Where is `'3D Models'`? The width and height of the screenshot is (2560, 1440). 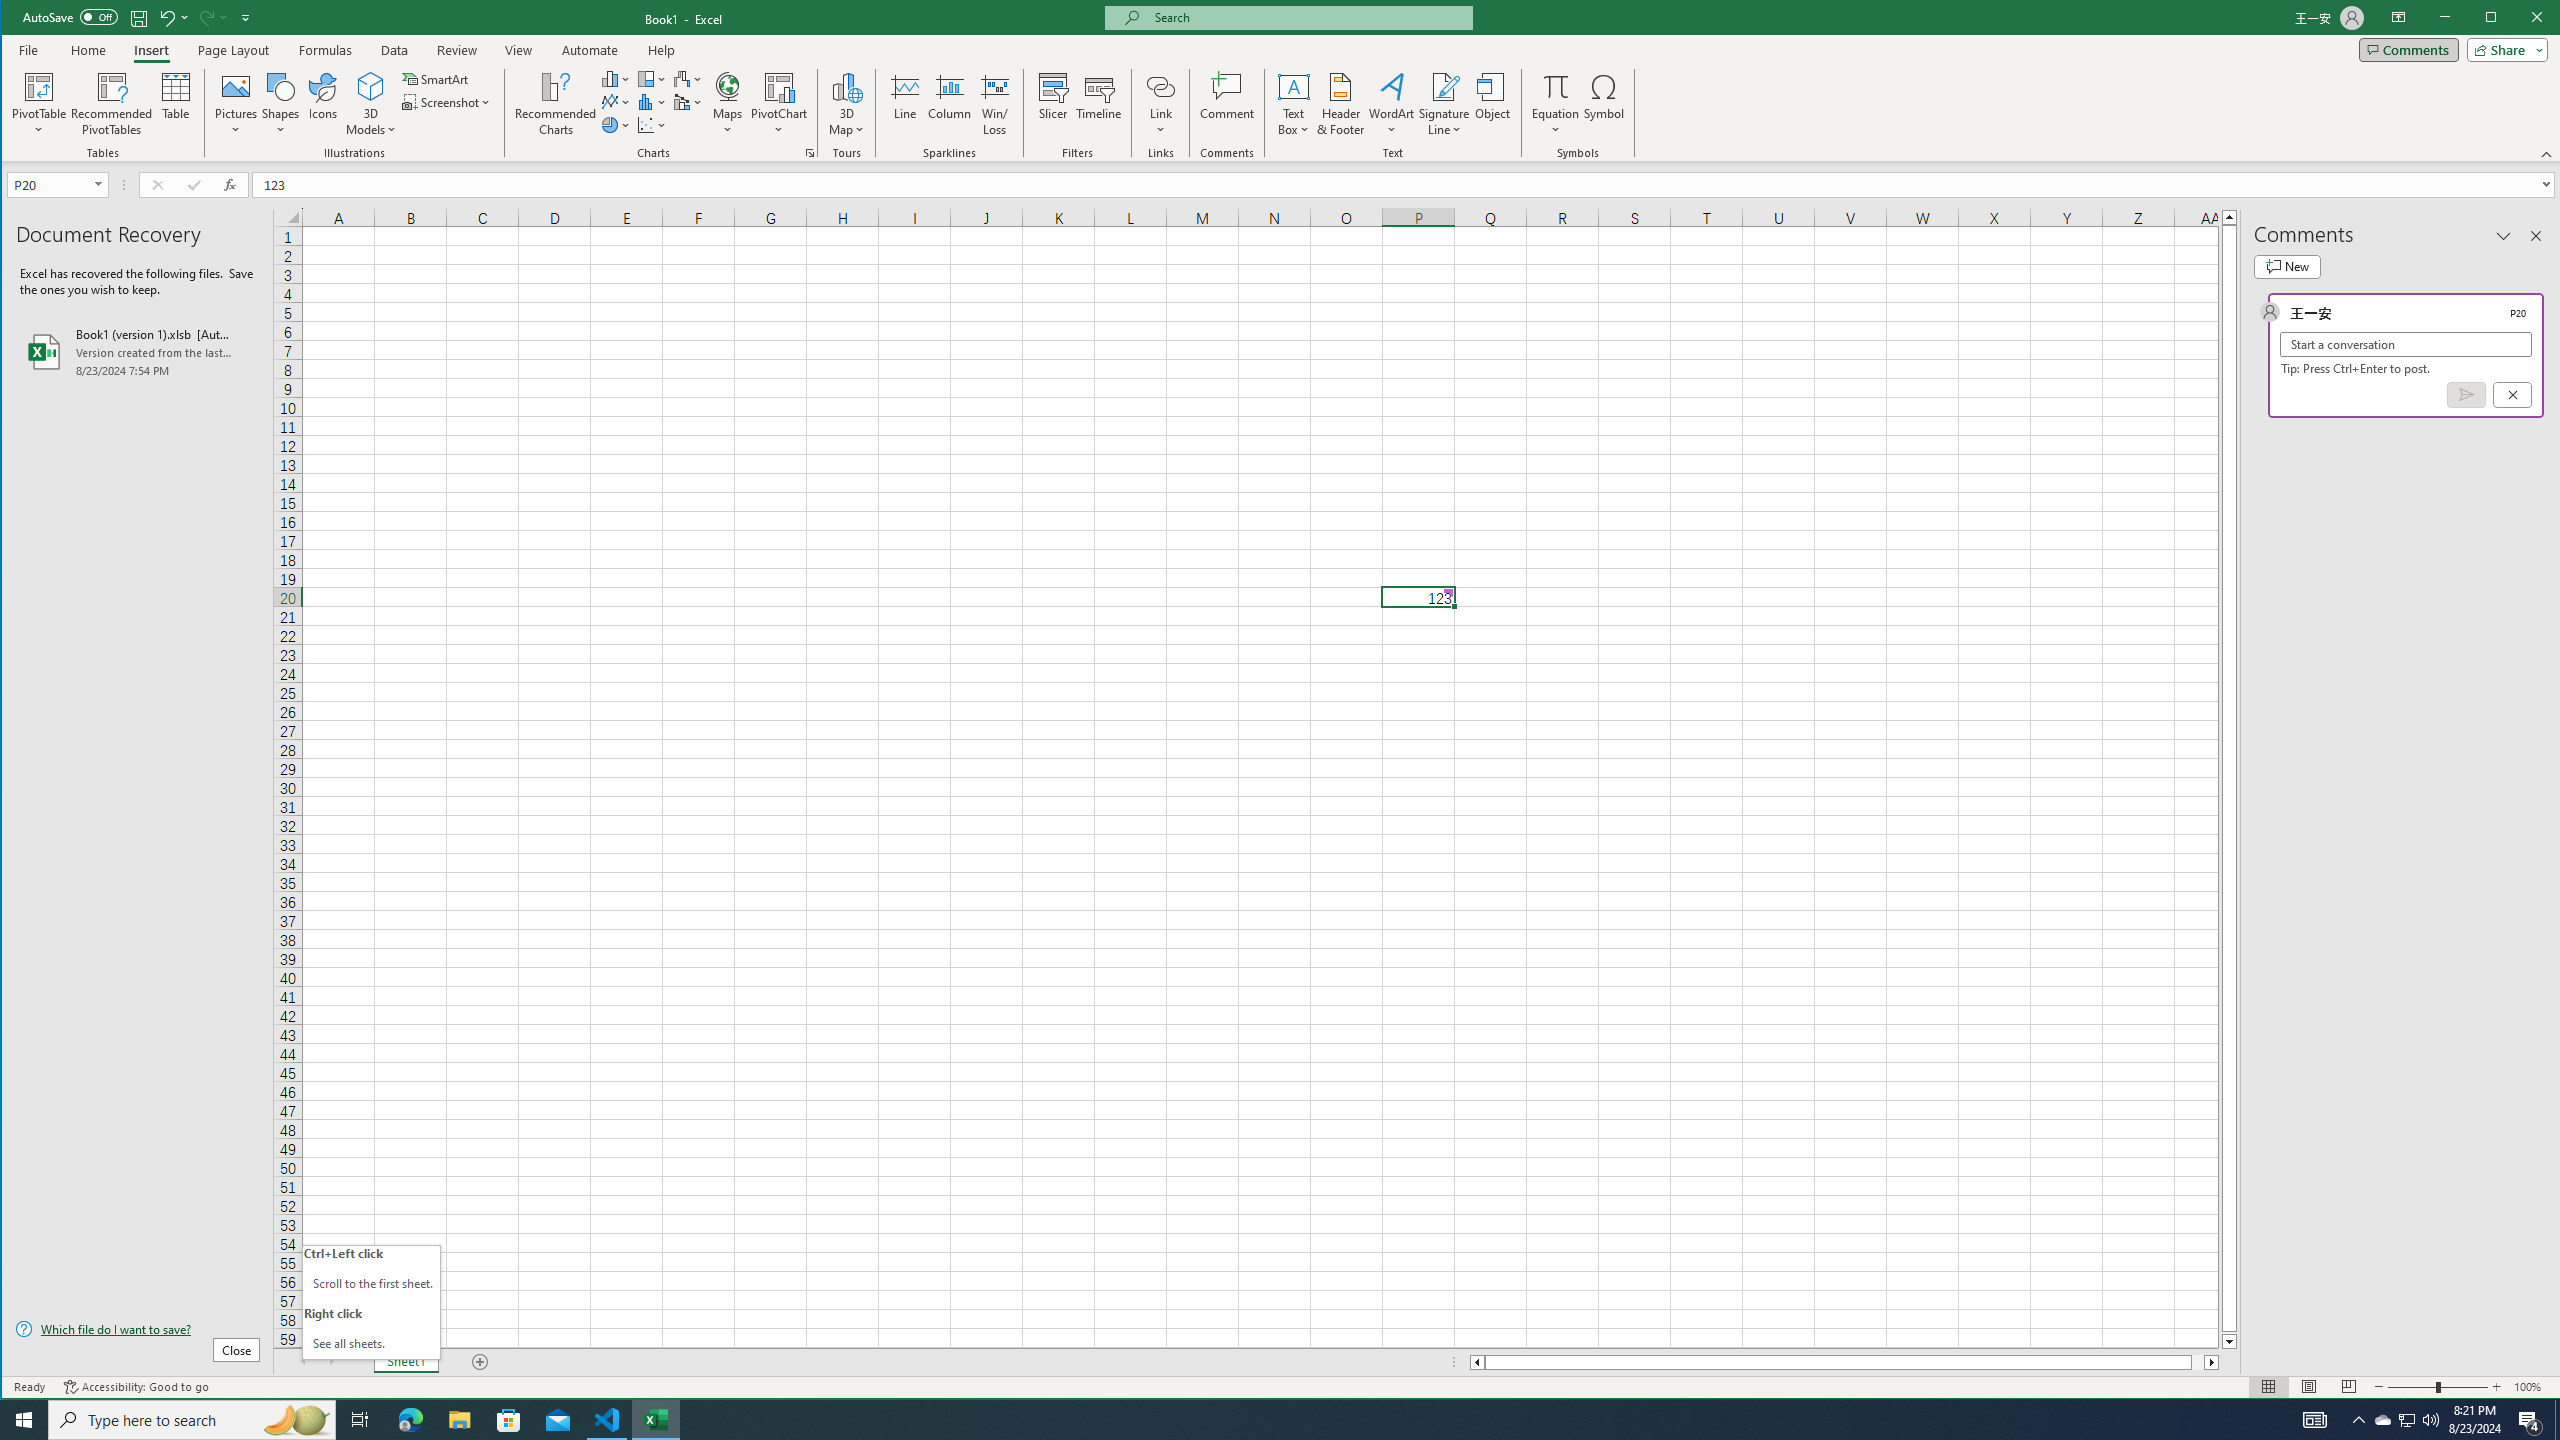
'3D Models' is located at coordinates (370, 85).